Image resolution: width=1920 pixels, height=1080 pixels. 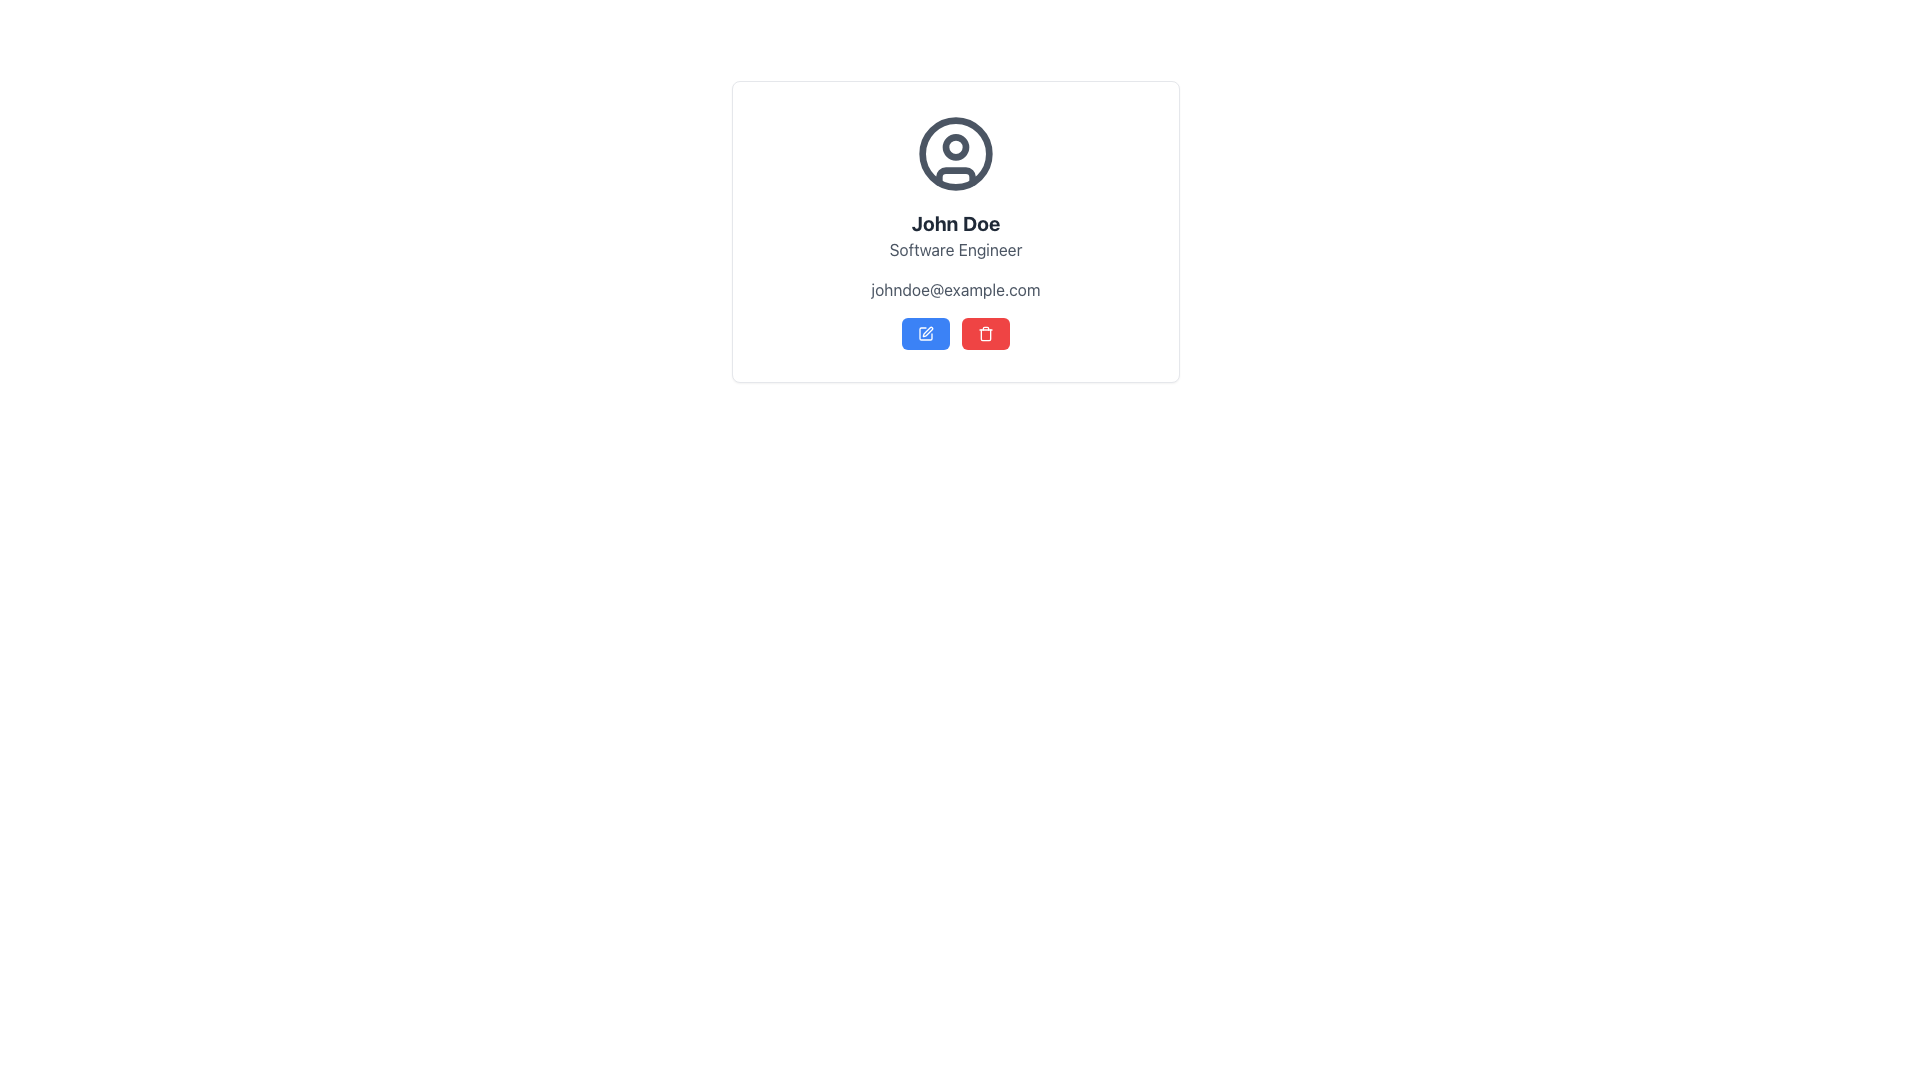 What do you see at coordinates (954, 153) in the screenshot?
I see `the user profile icon, which is a gray circular outline with a smaller circle and semi-circular shape below, located at the top-center of the card layout above user information` at bounding box center [954, 153].